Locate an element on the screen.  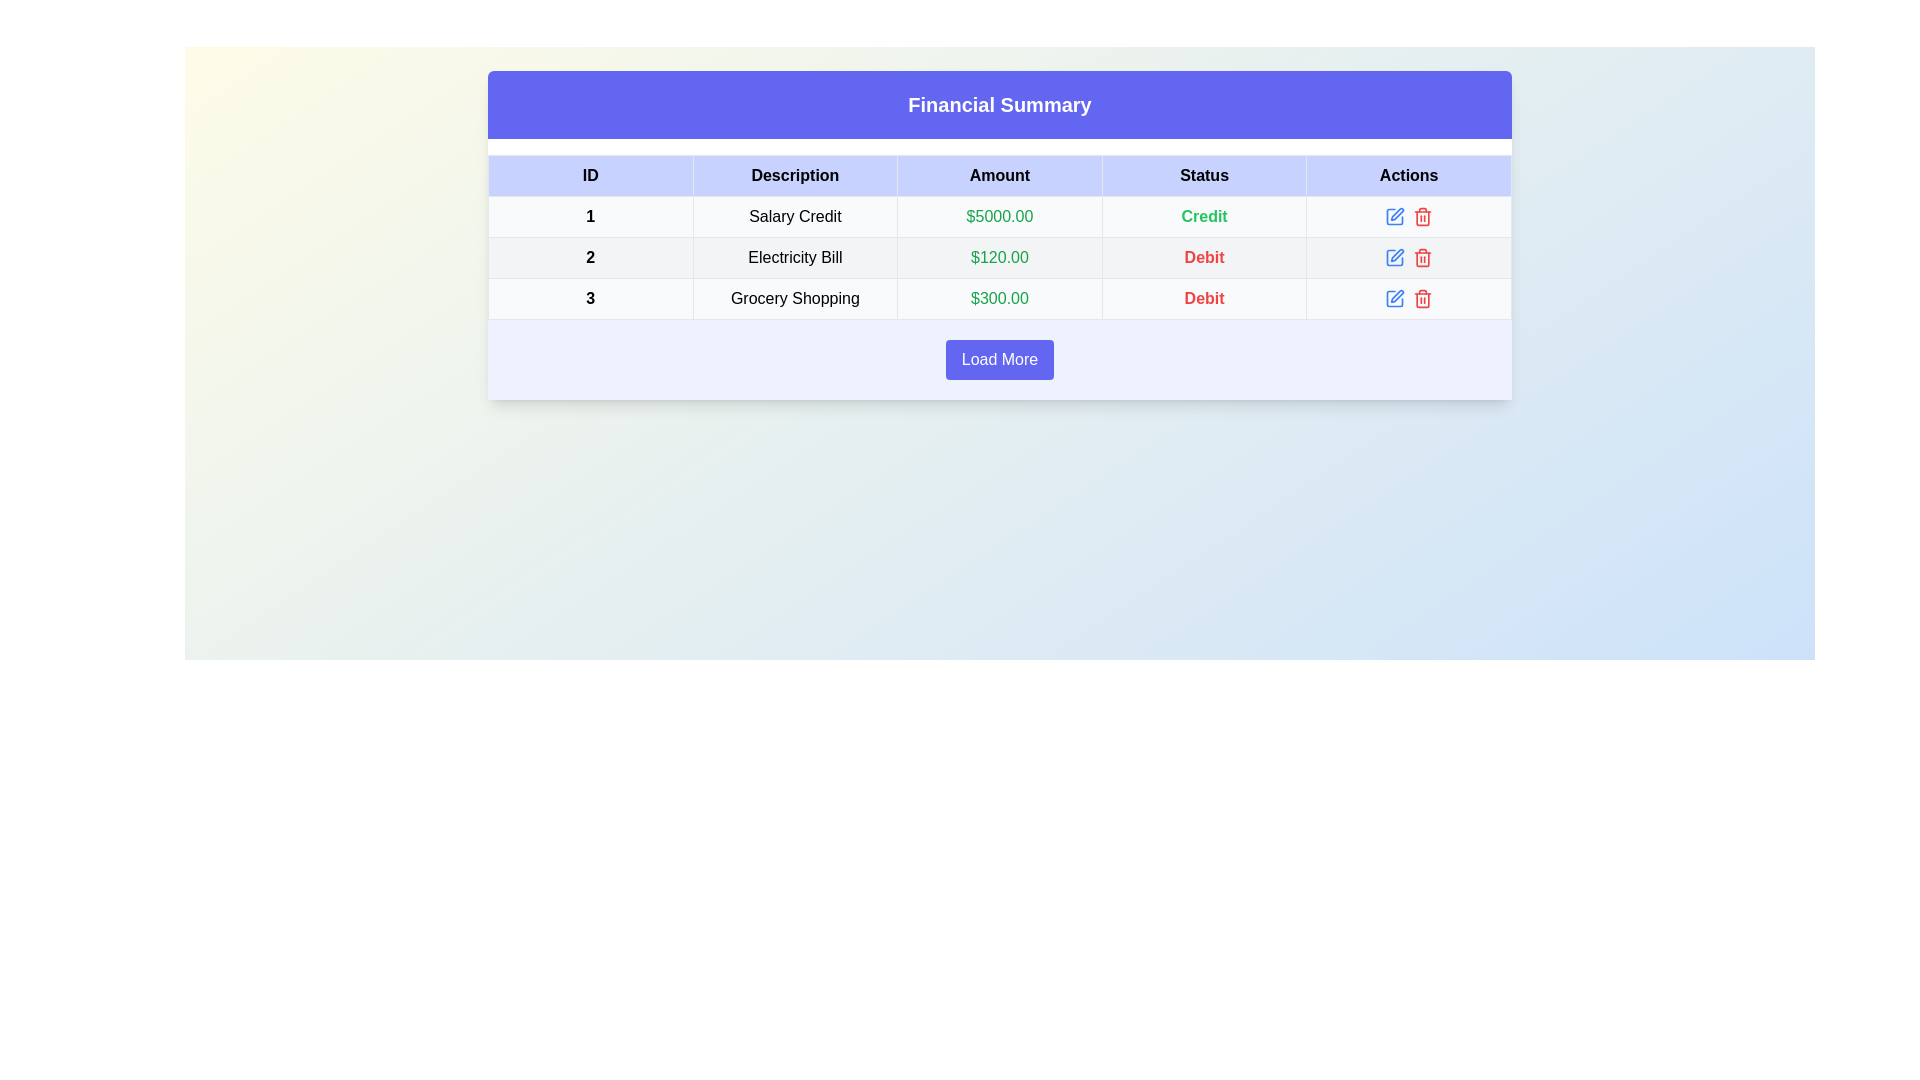
the Label displaying the amount of money ($300.00) associated with the 'Grocery Shopping' transaction, located in the third row of the table under the 'Amount' column is located at coordinates (999, 299).